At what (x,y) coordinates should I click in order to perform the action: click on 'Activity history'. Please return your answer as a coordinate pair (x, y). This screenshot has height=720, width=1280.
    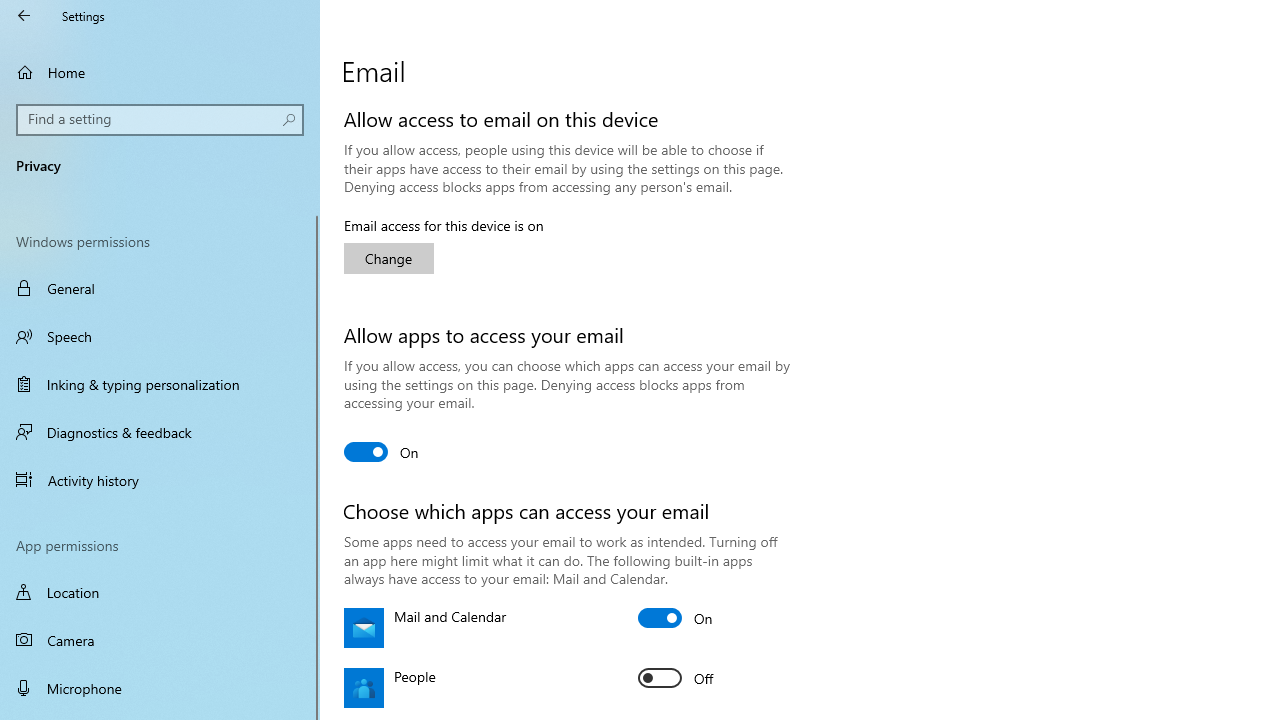
    Looking at the image, I should click on (160, 479).